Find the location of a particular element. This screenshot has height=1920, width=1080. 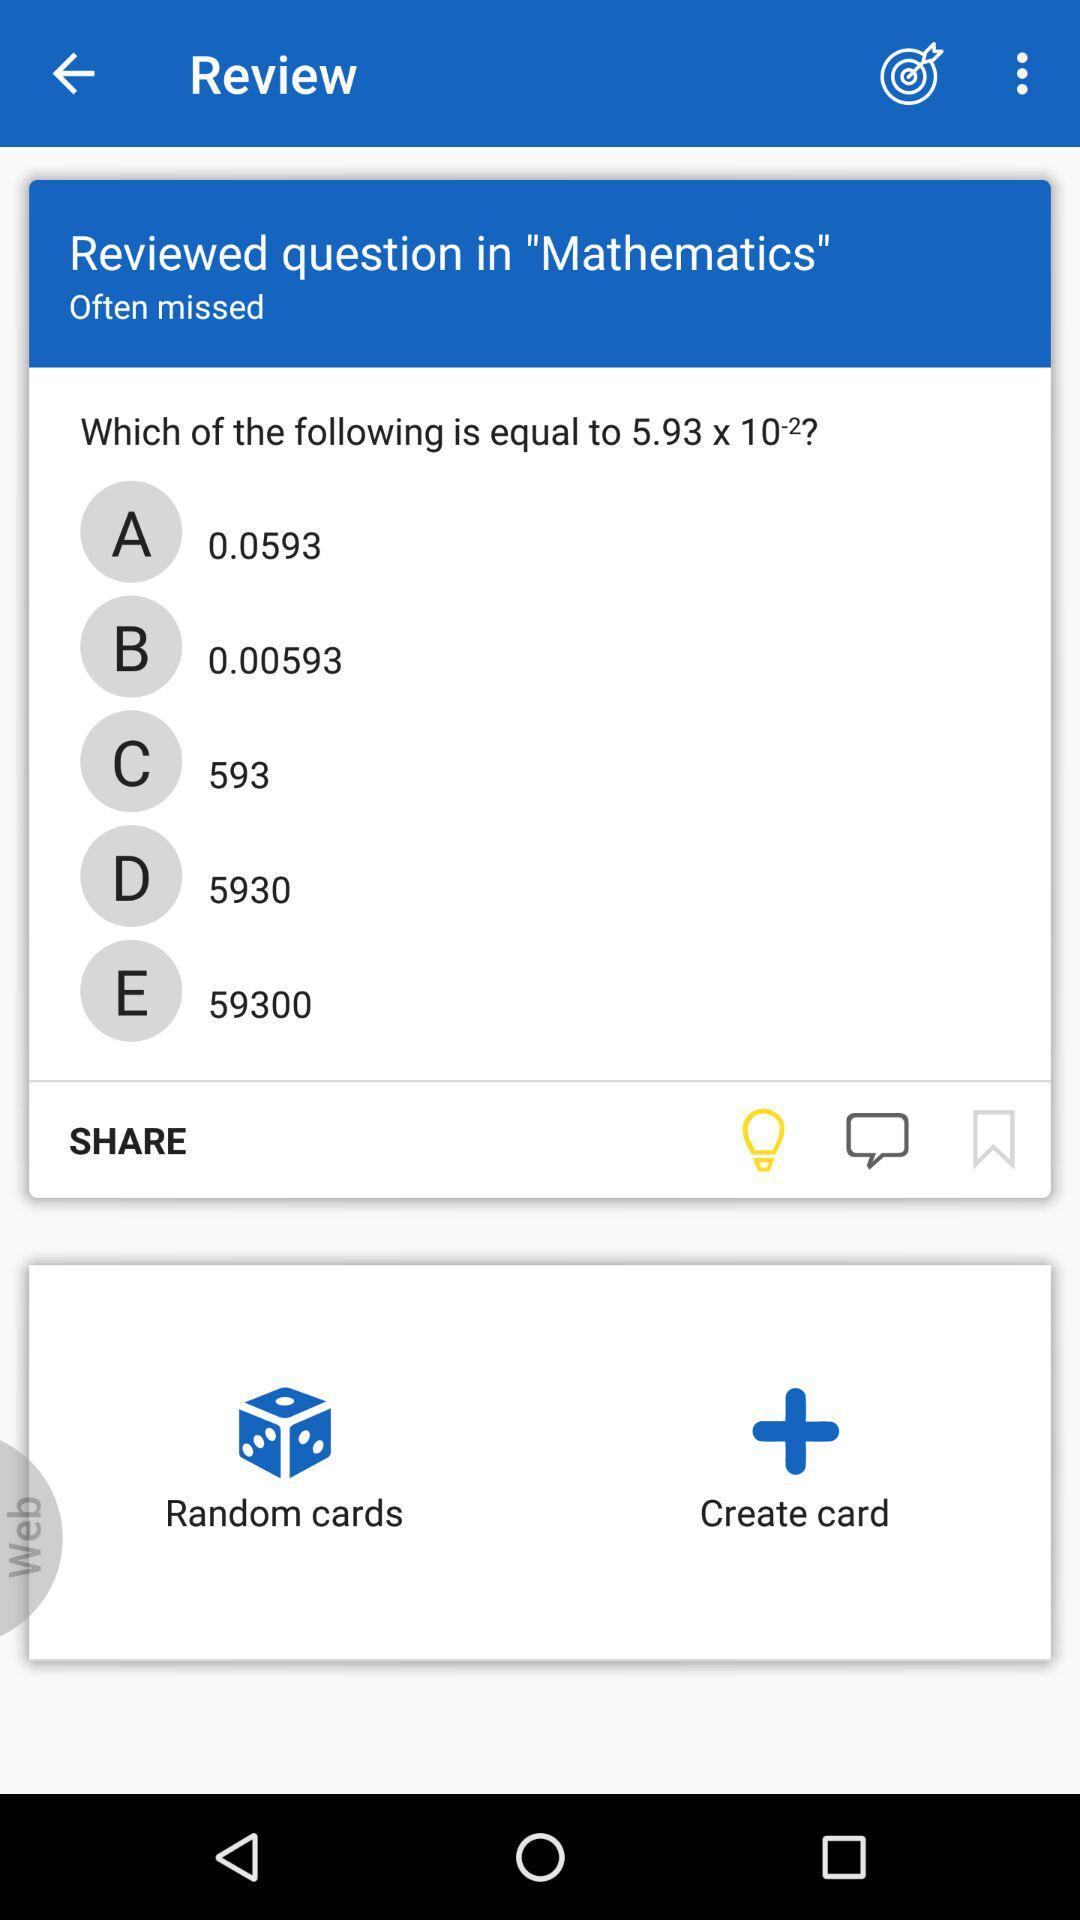

item below the c item is located at coordinates (242, 881).